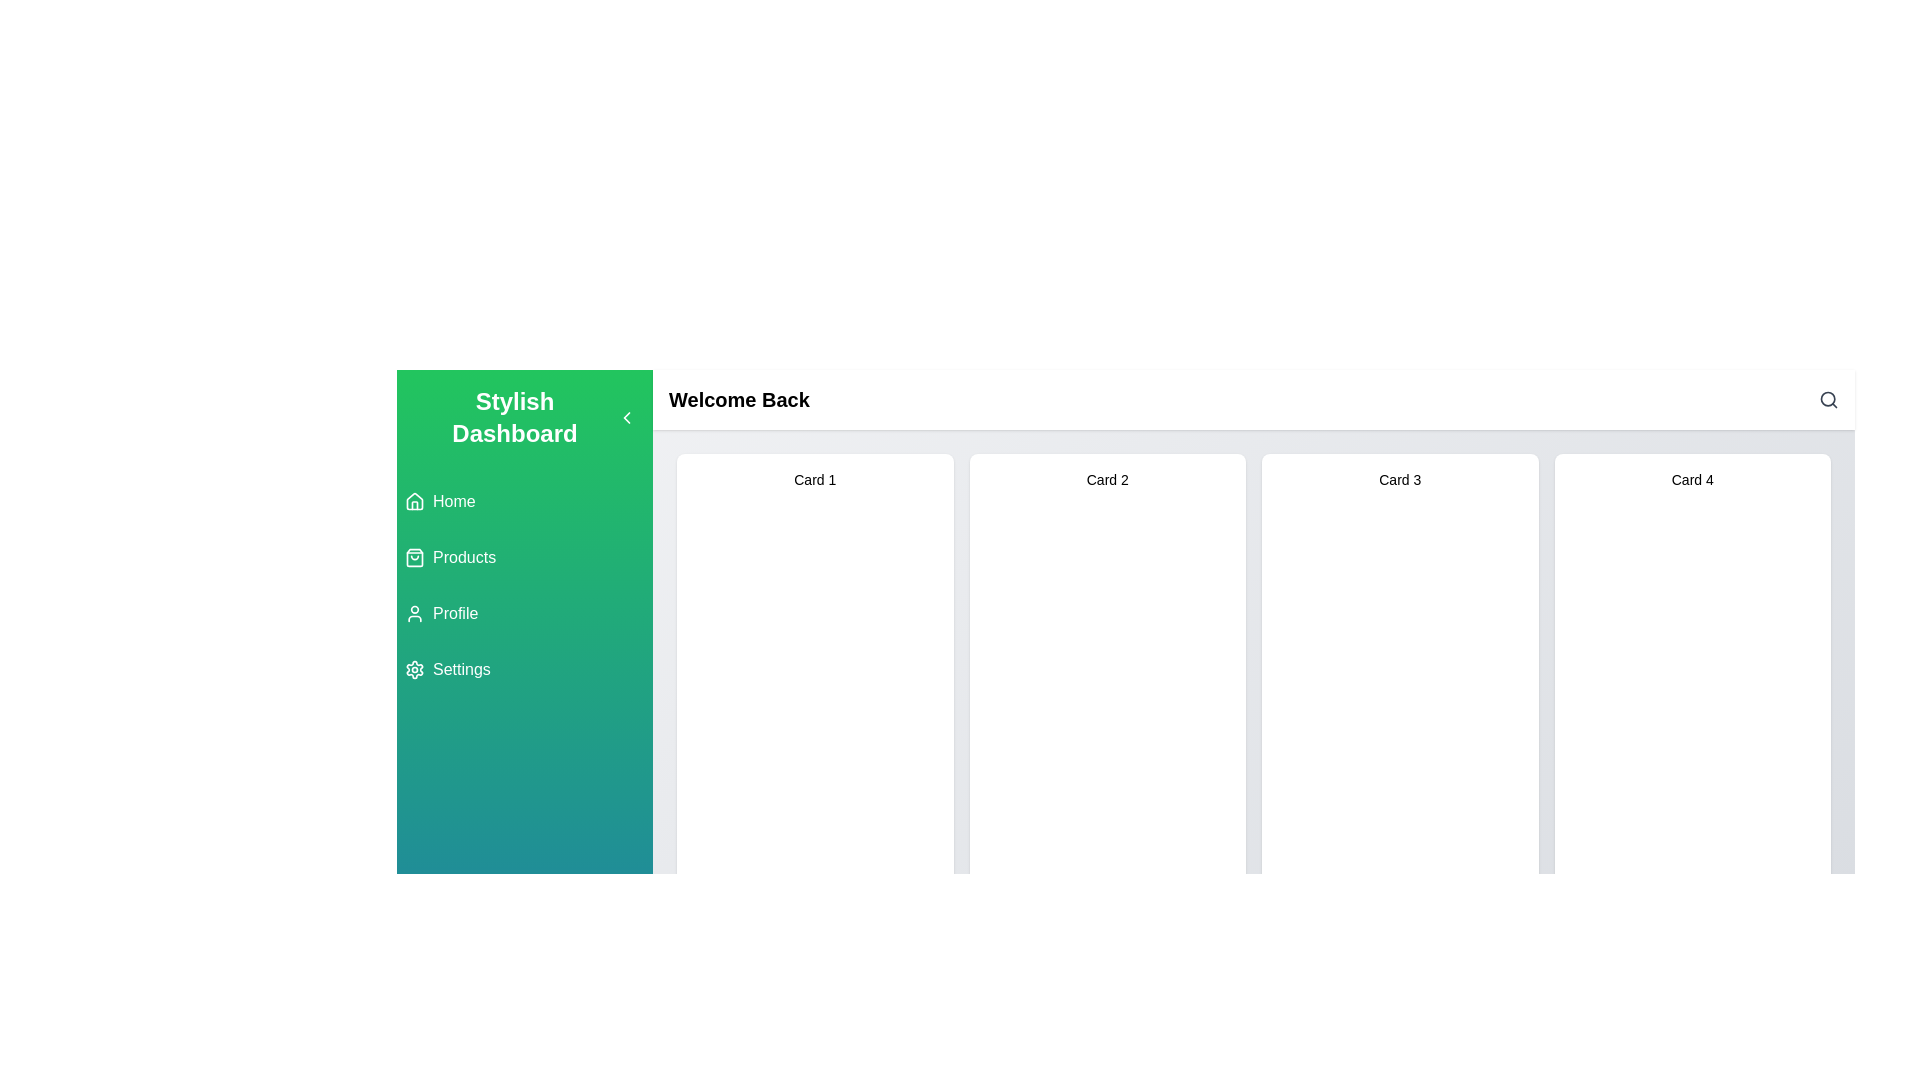  What do you see at coordinates (413, 670) in the screenshot?
I see `the mechanical gear-like icon located` at bounding box center [413, 670].